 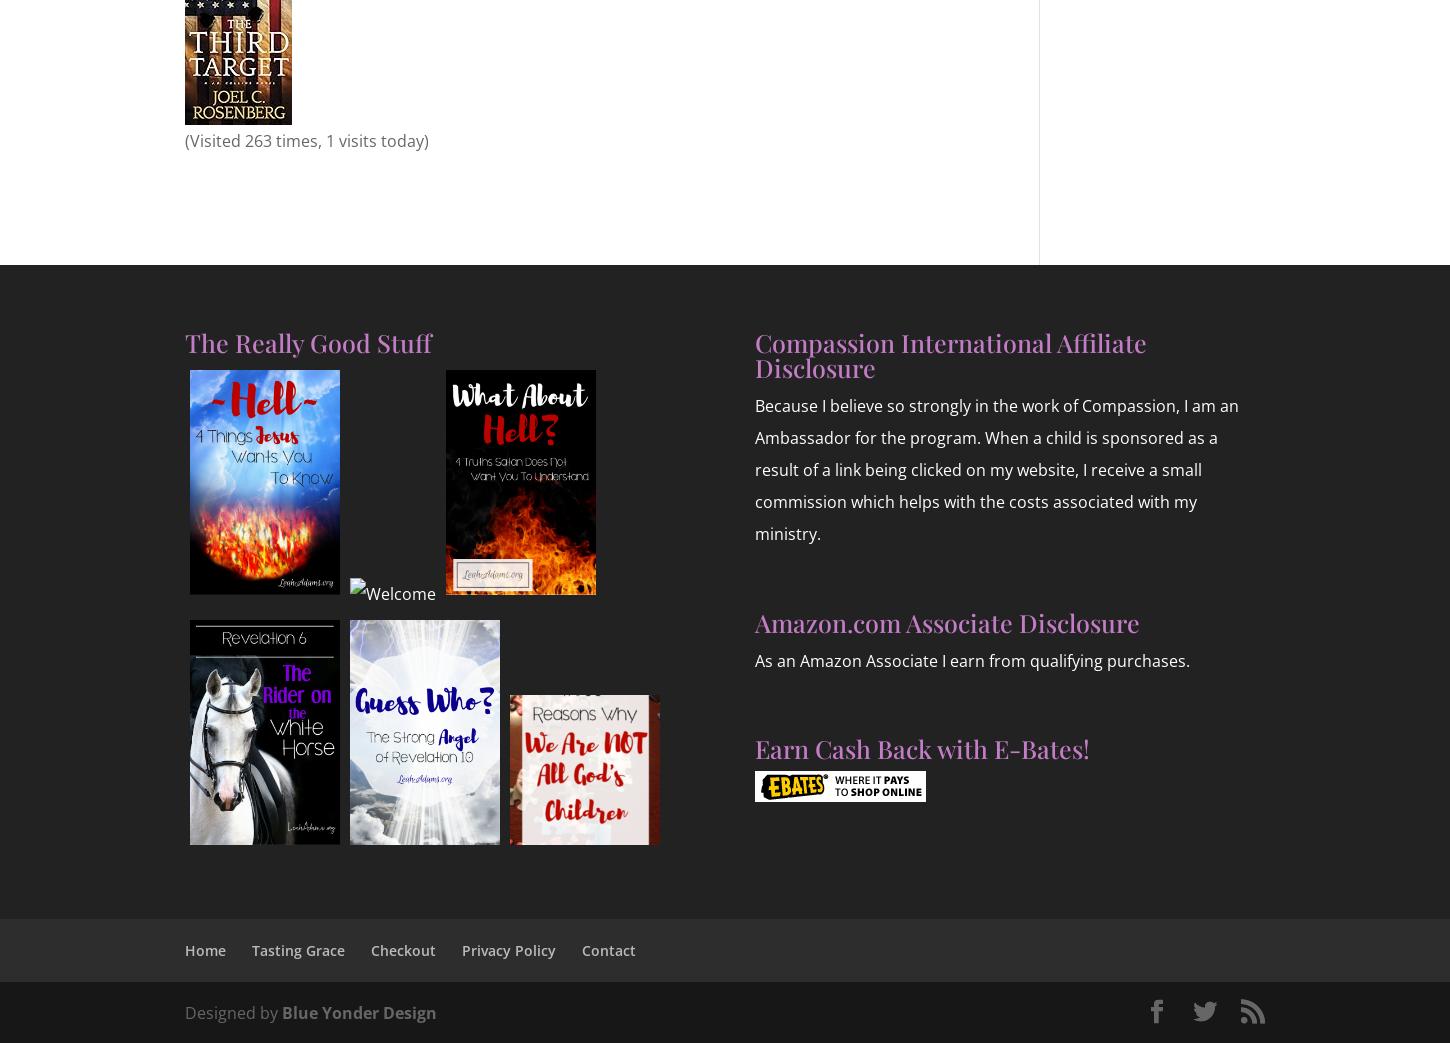 I want to click on '(Visited 263 times, 1 visits today)', so click(x=306, y=141).